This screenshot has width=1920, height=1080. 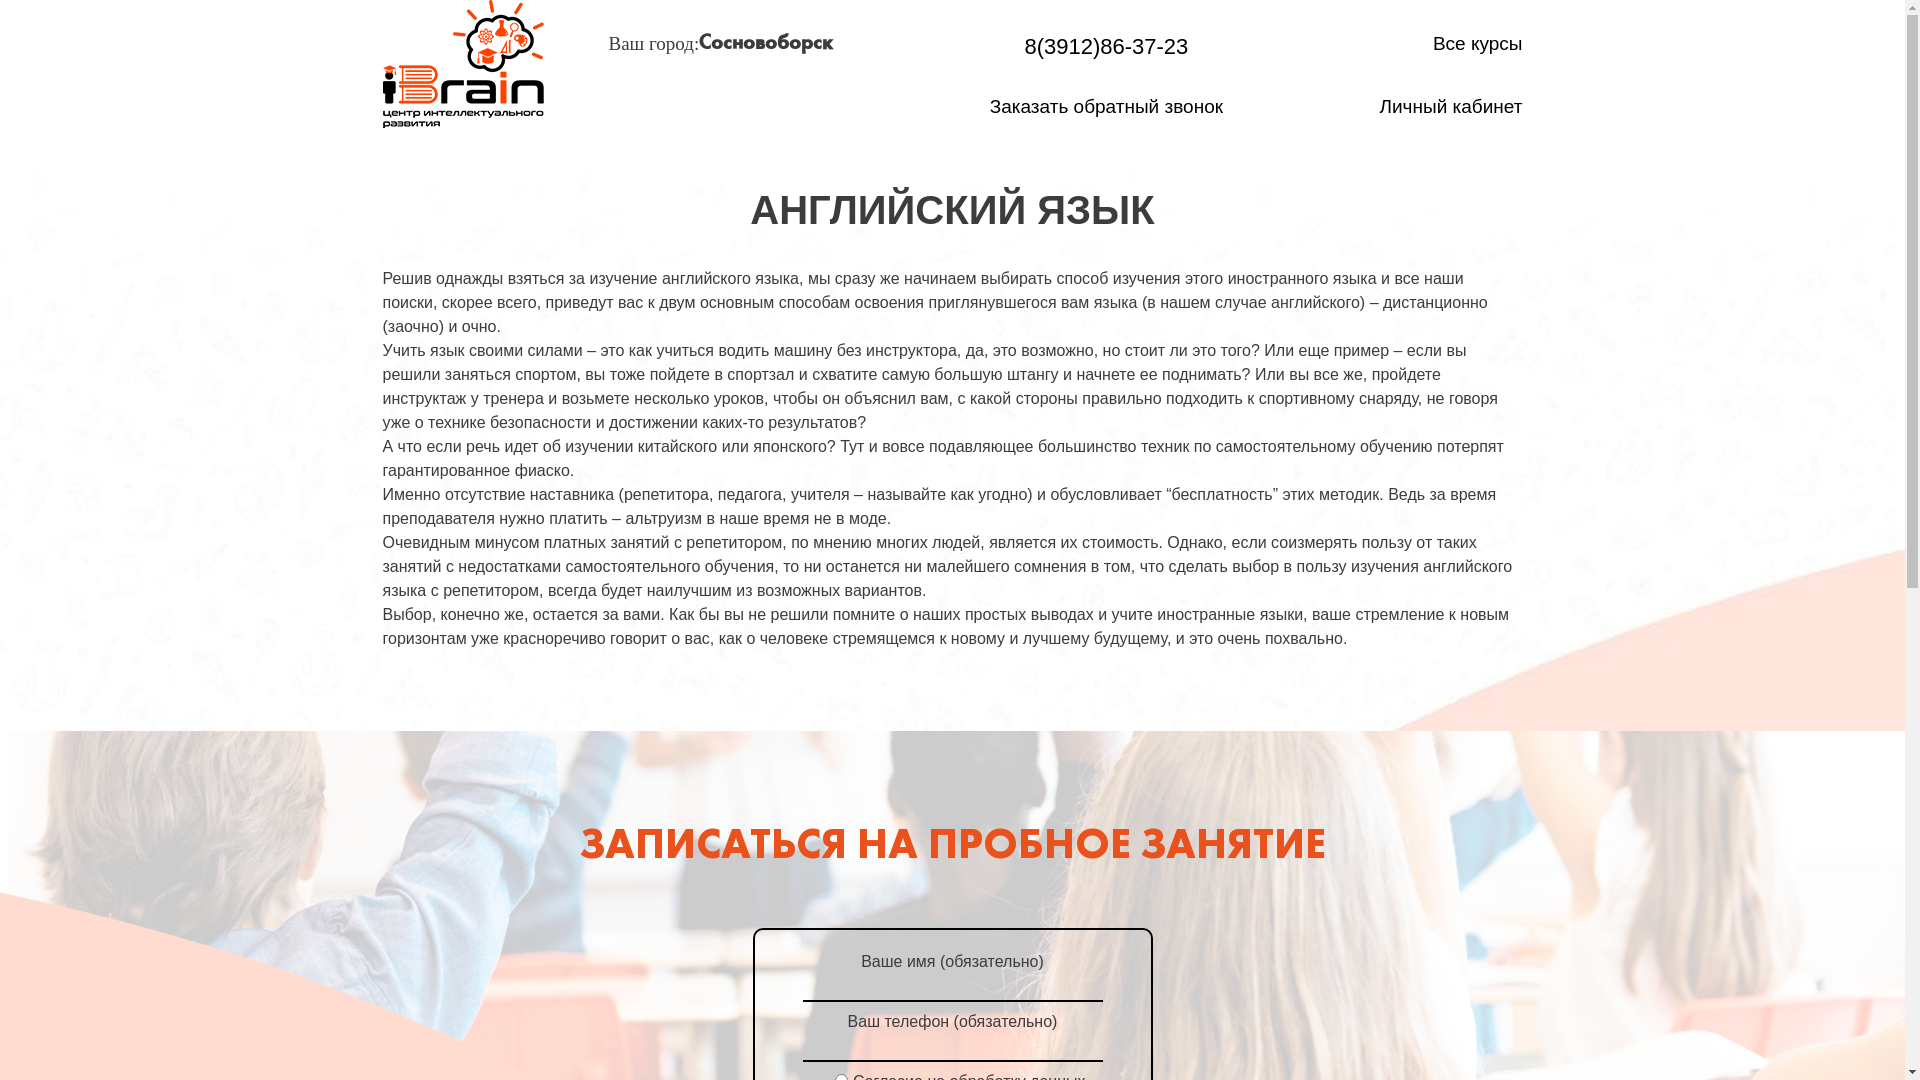 I want to click on '8(3912)86-37-23', so click(x=1105, y=45).